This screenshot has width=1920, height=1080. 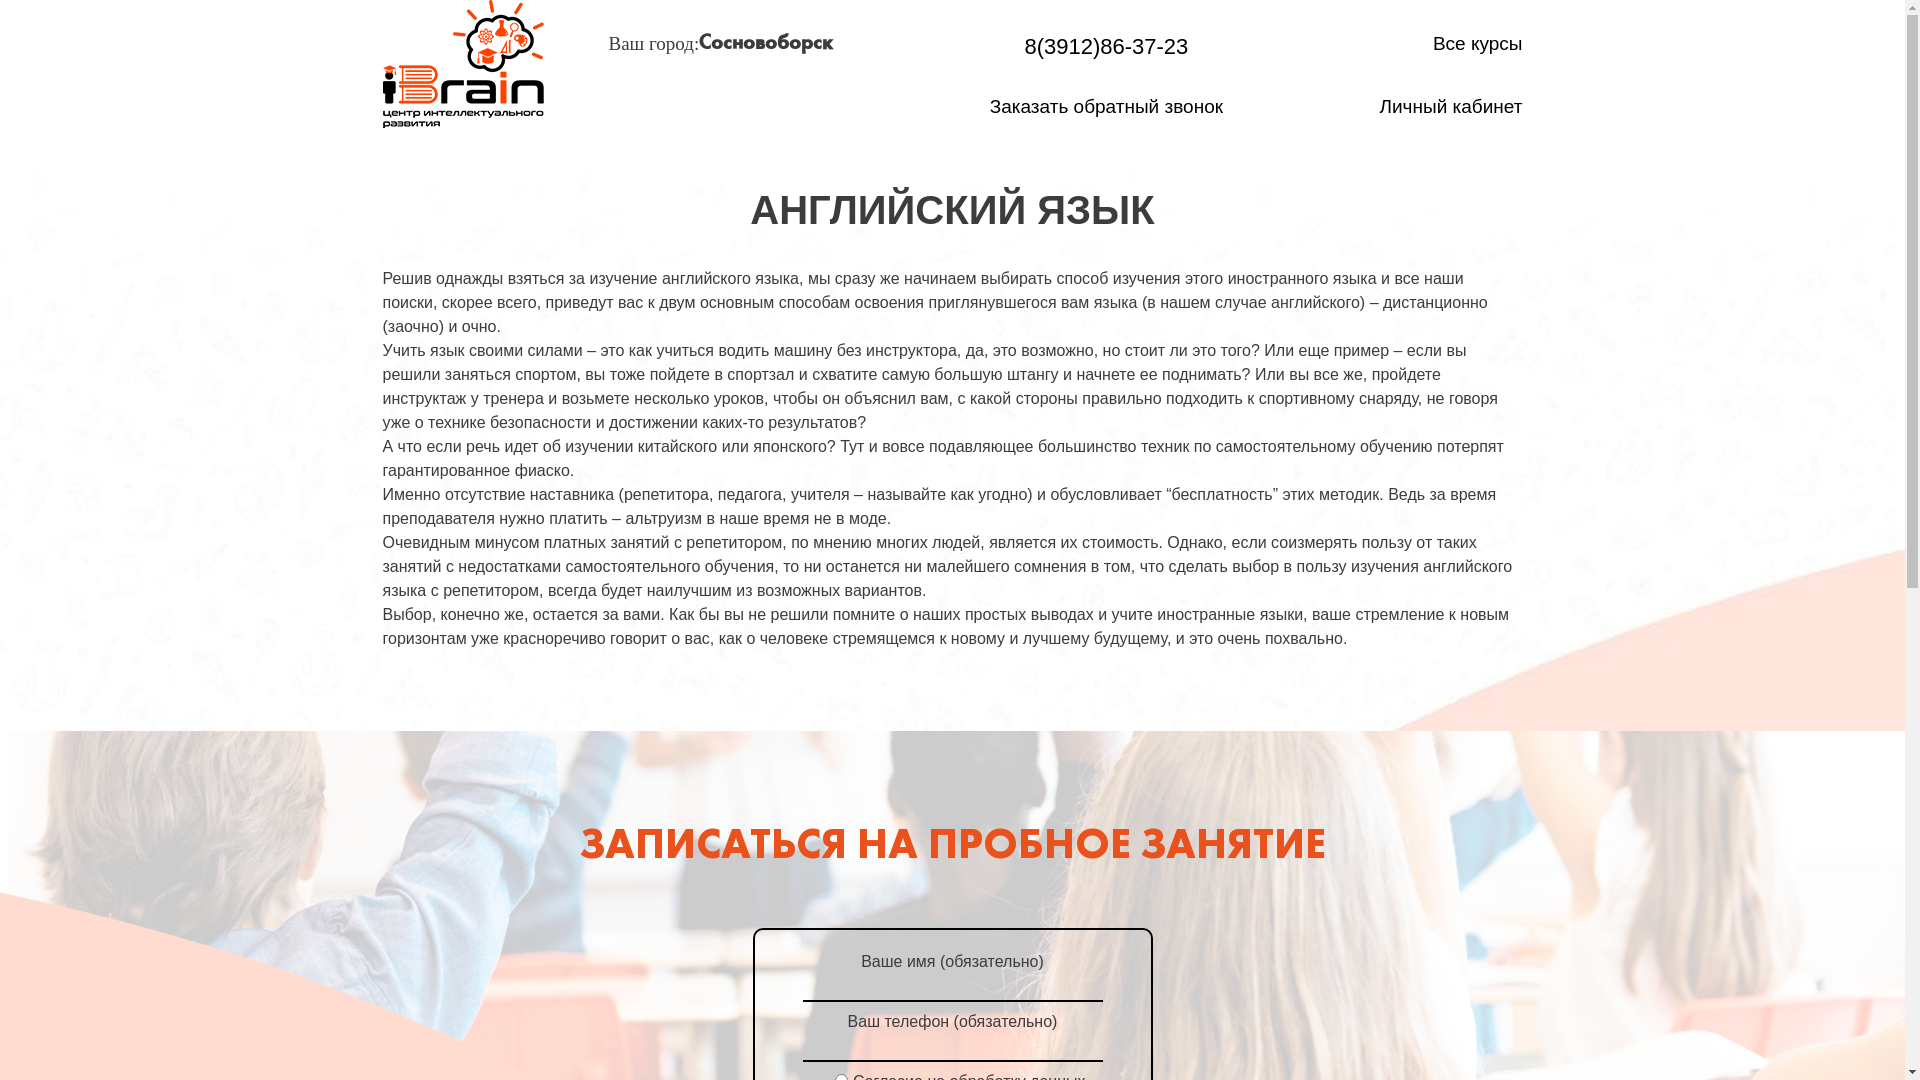 I want to click on '8(3912)86-37-23', so click(x=1105, y=45).